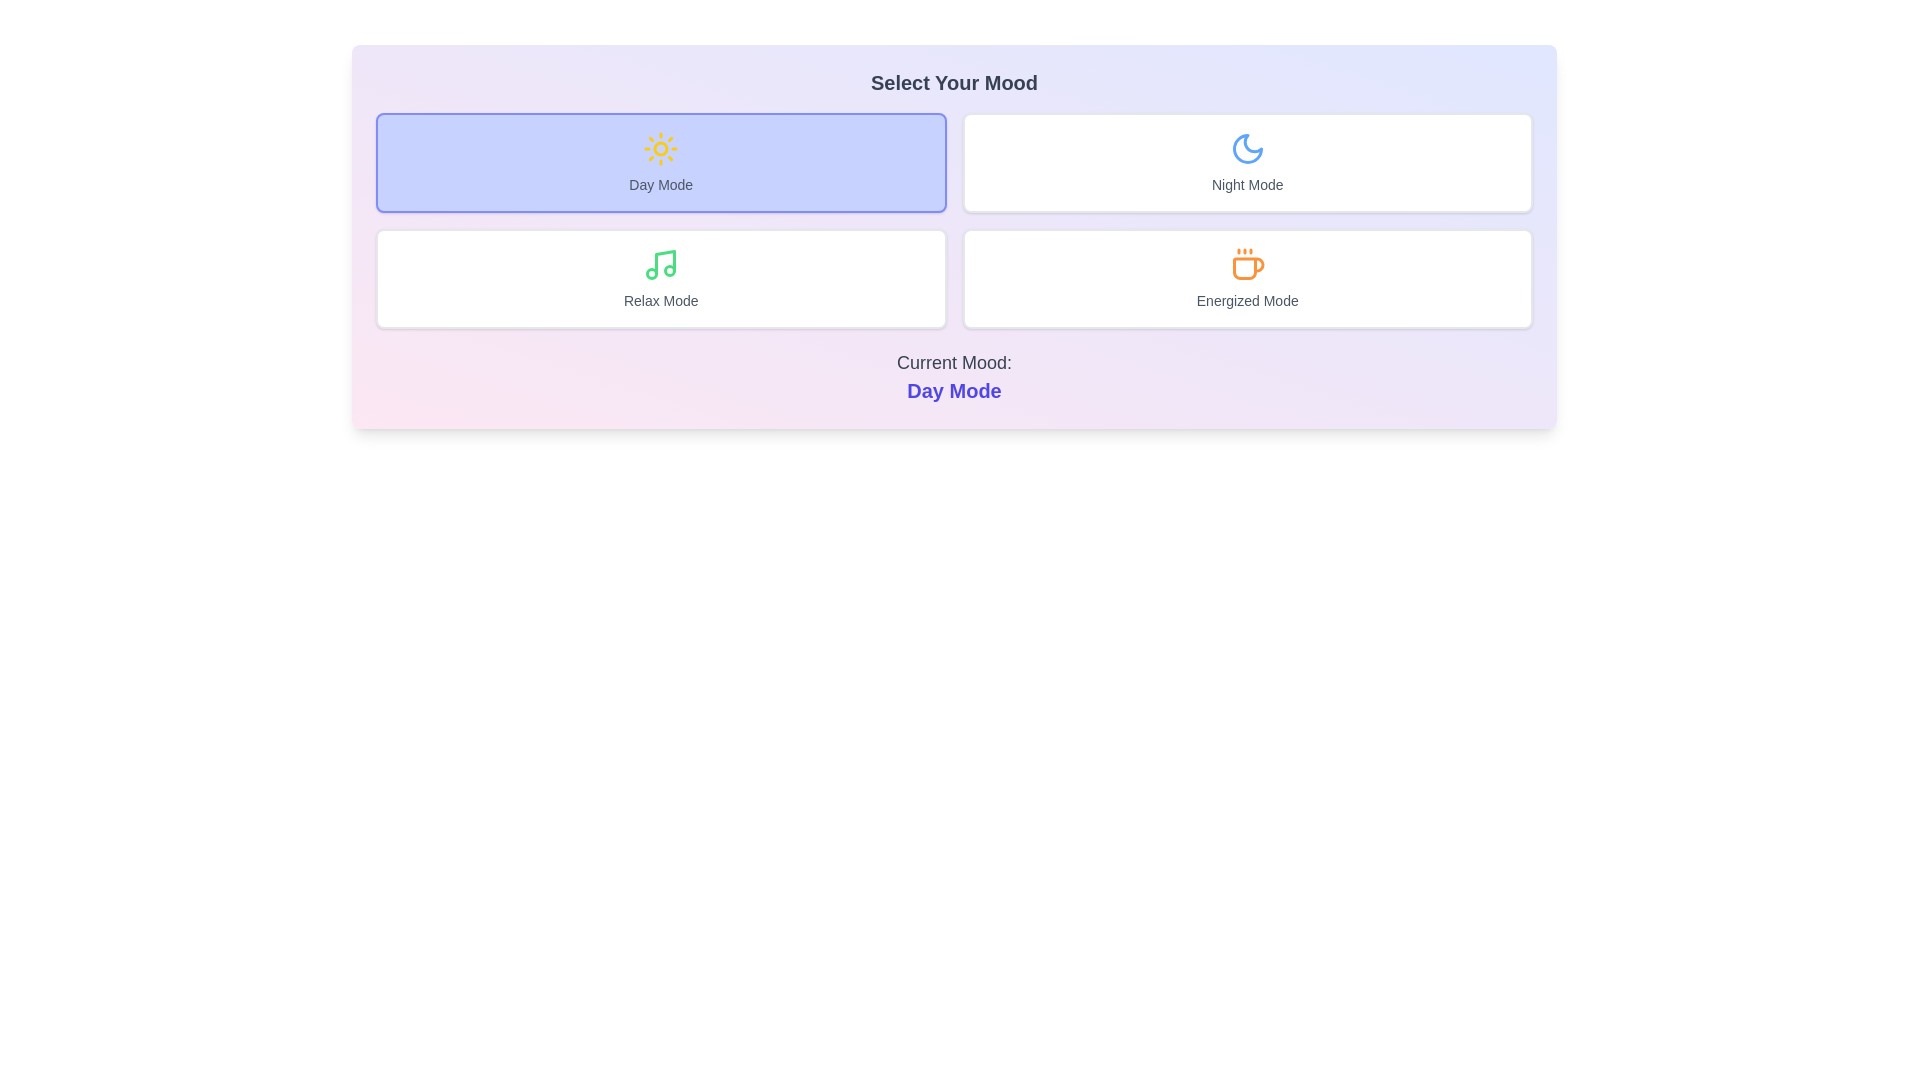 The image size is (1920, 1080). Describe the element at coordinates (661, 278) in the screenshot. I see `the mood Relax Mode by clicking on its corresponding button` at that location.